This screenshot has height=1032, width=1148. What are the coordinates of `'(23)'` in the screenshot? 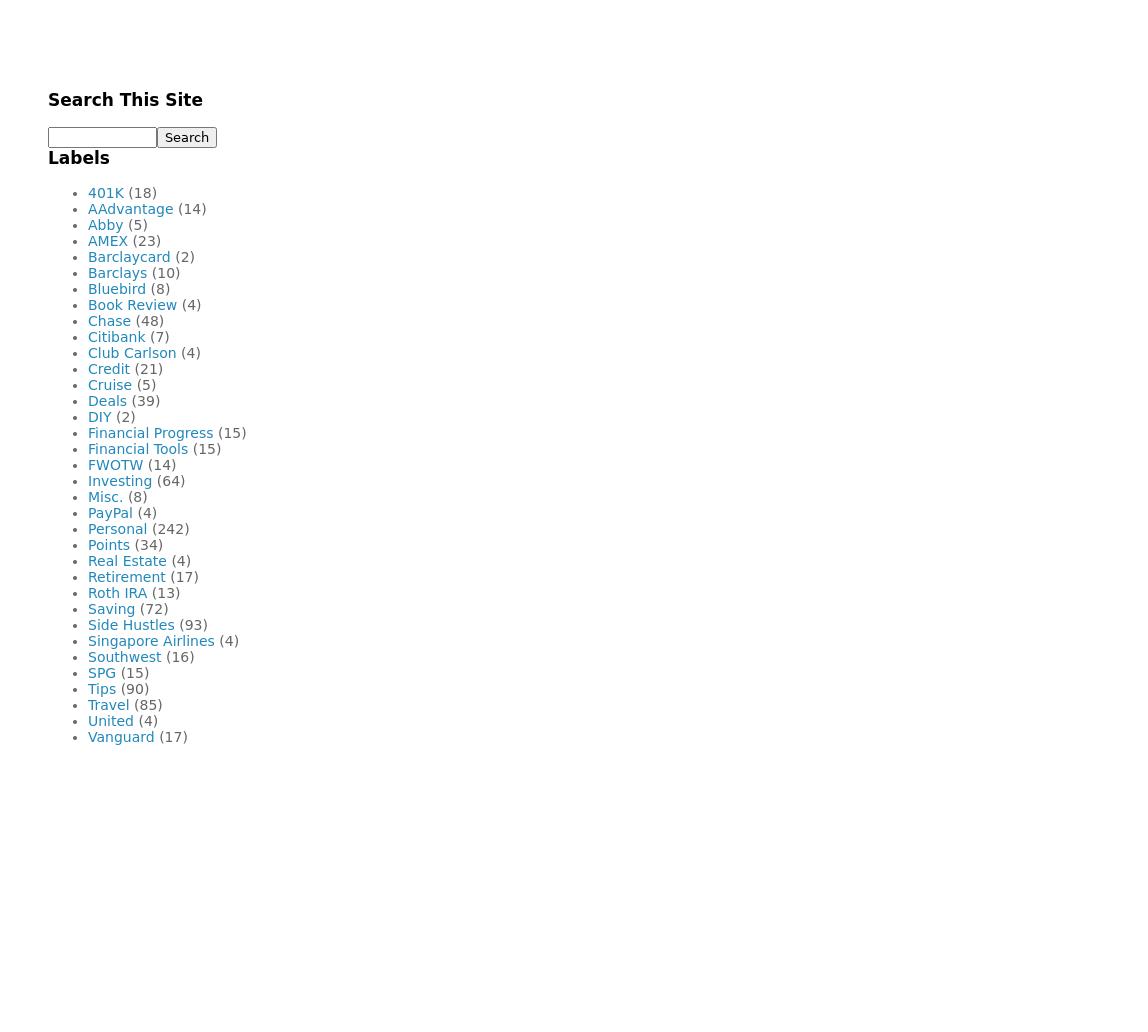 It's located at (146, 239).